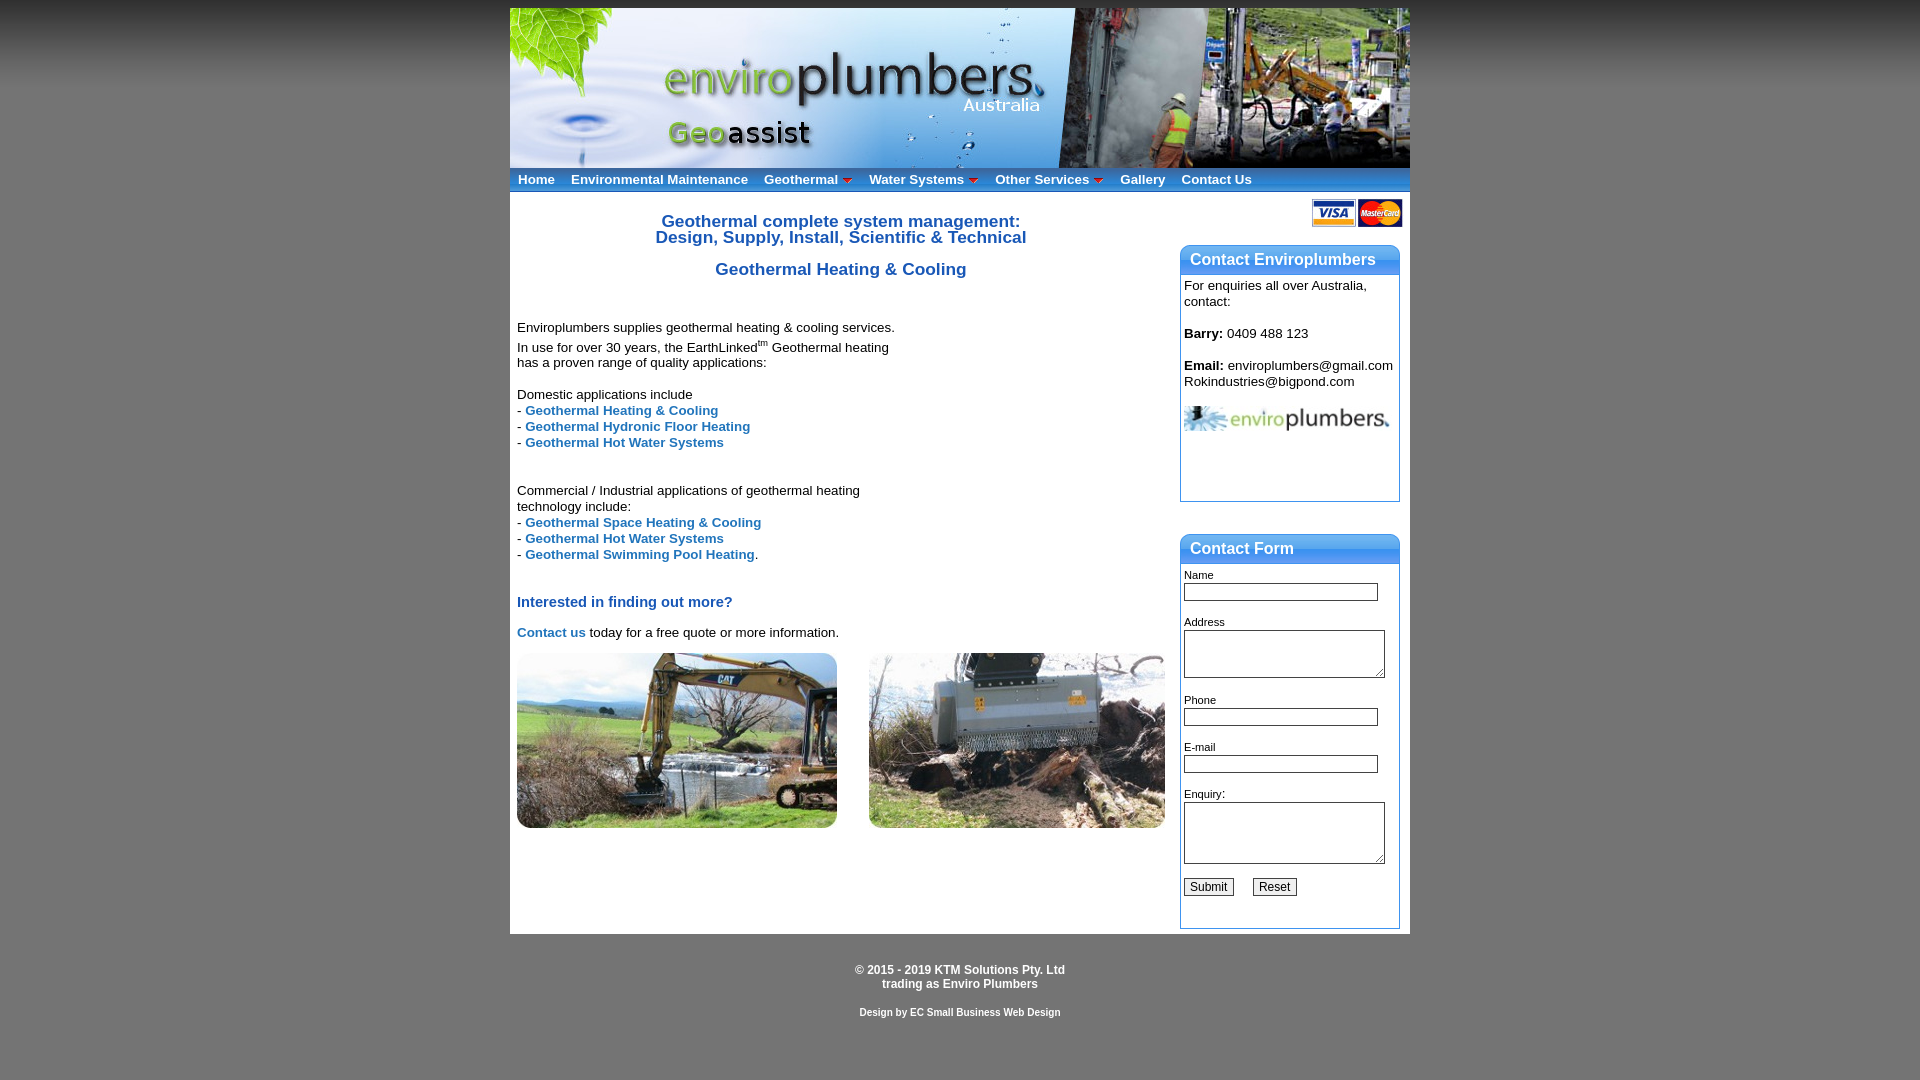 The width and height of the screenshot is (1920, 1080). Describe the element at coordinates (636, 425) in the screenshot. I see `'Geothermal Hydronic Floor Heating'` at that location.